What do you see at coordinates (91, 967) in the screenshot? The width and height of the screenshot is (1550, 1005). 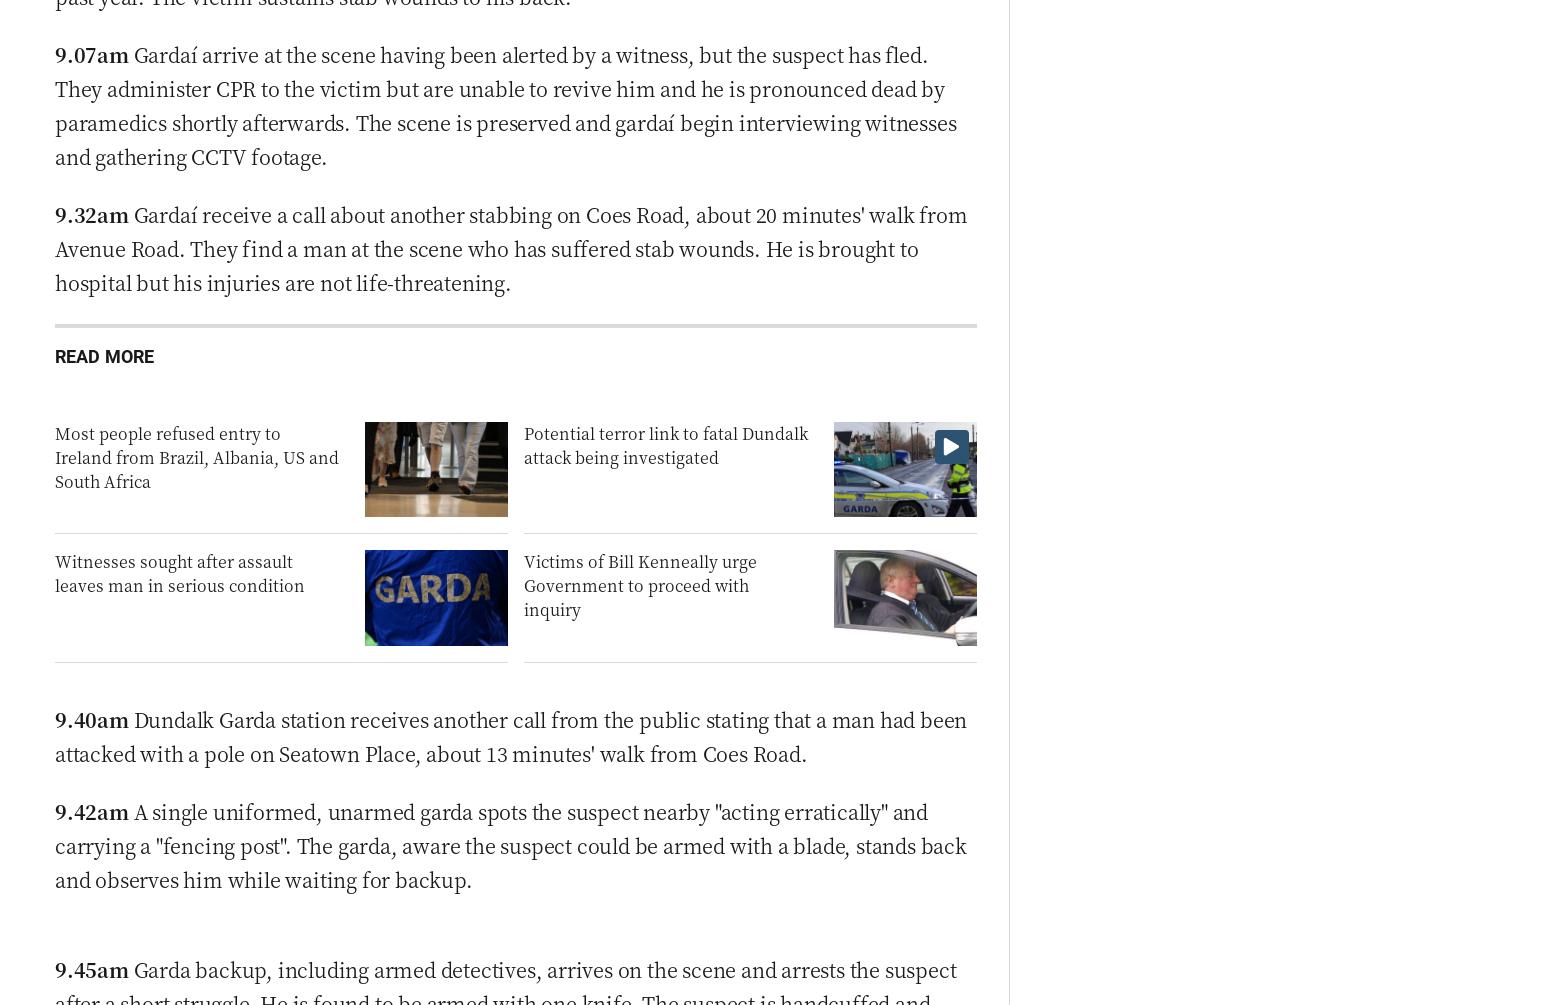 I see `'9.45am'` at bounding box center [91, 967].